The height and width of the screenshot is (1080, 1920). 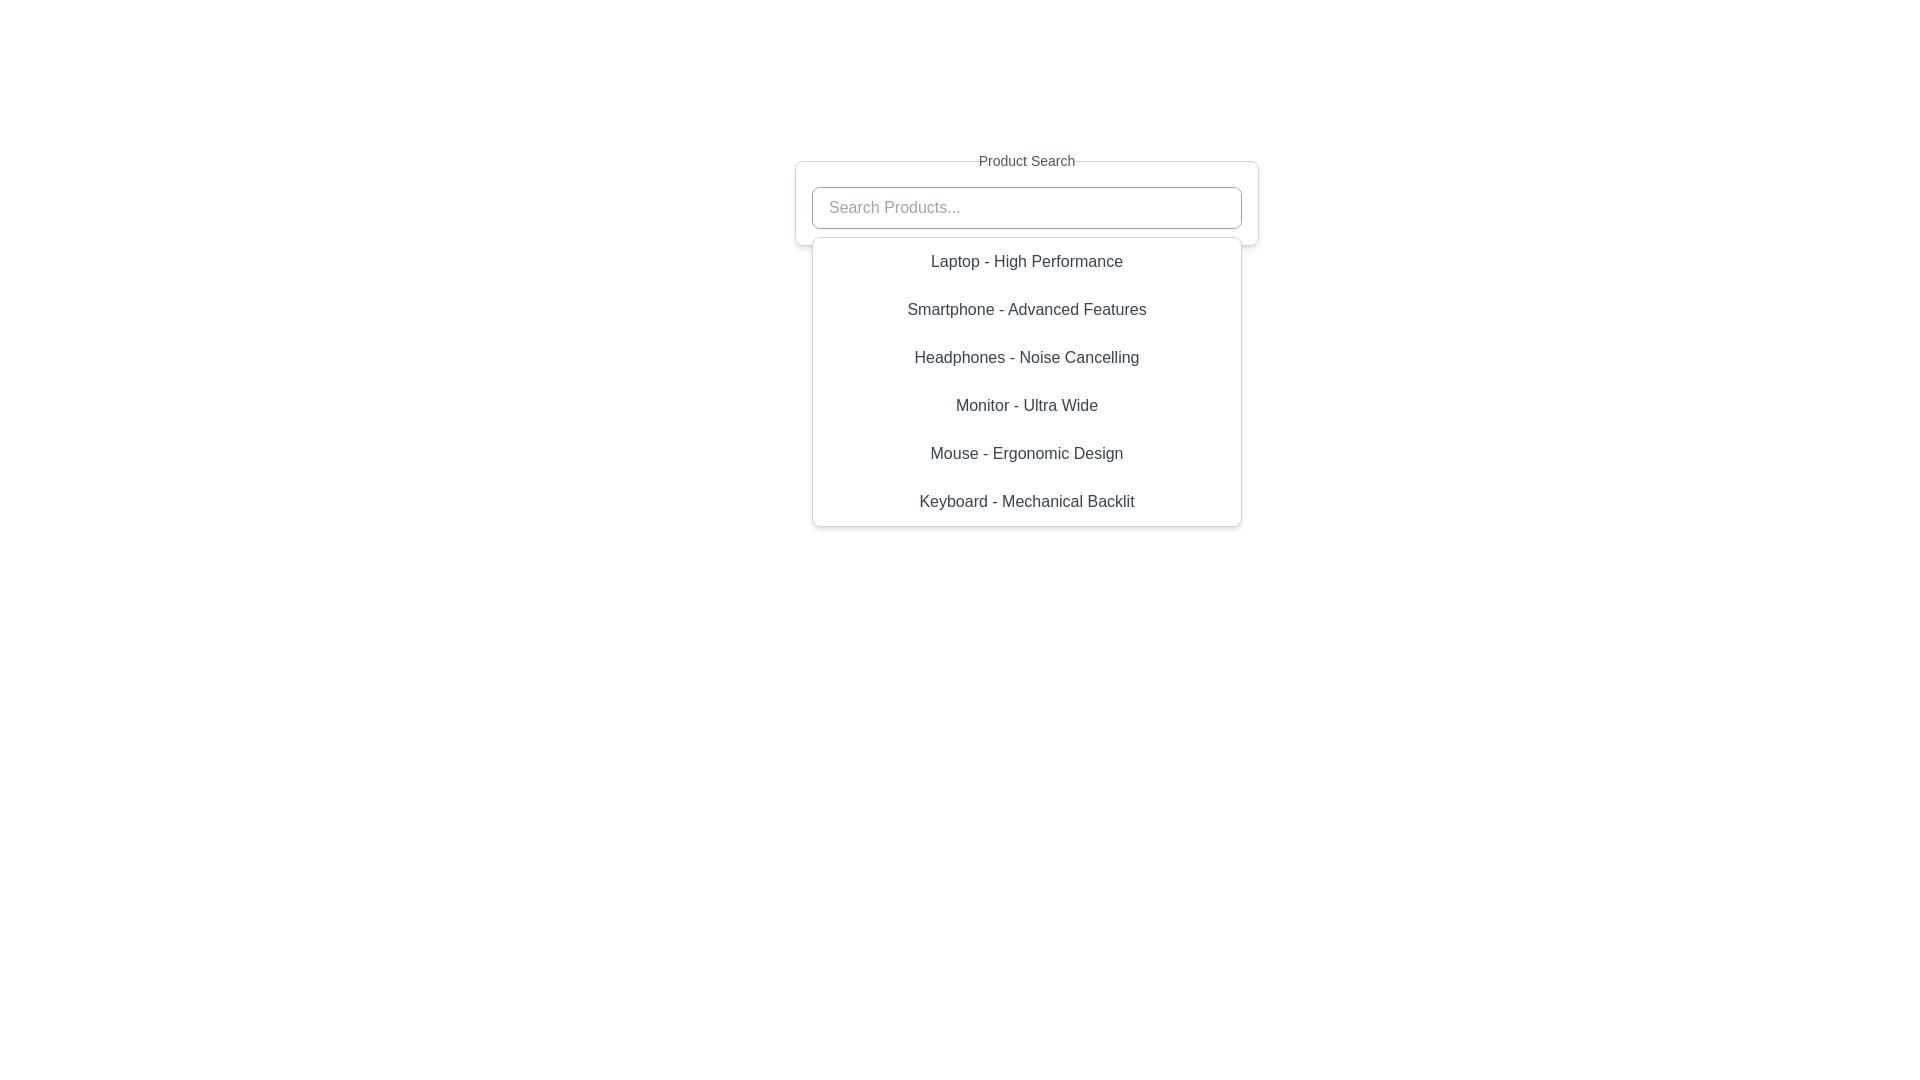 What do you see at coordinates (1027, 357) in the screenshot?
I see `the text label reading 'Headphones - Noise Cancelling' which is the third item in the dropdown menu` at bounding box center [1027, 357].